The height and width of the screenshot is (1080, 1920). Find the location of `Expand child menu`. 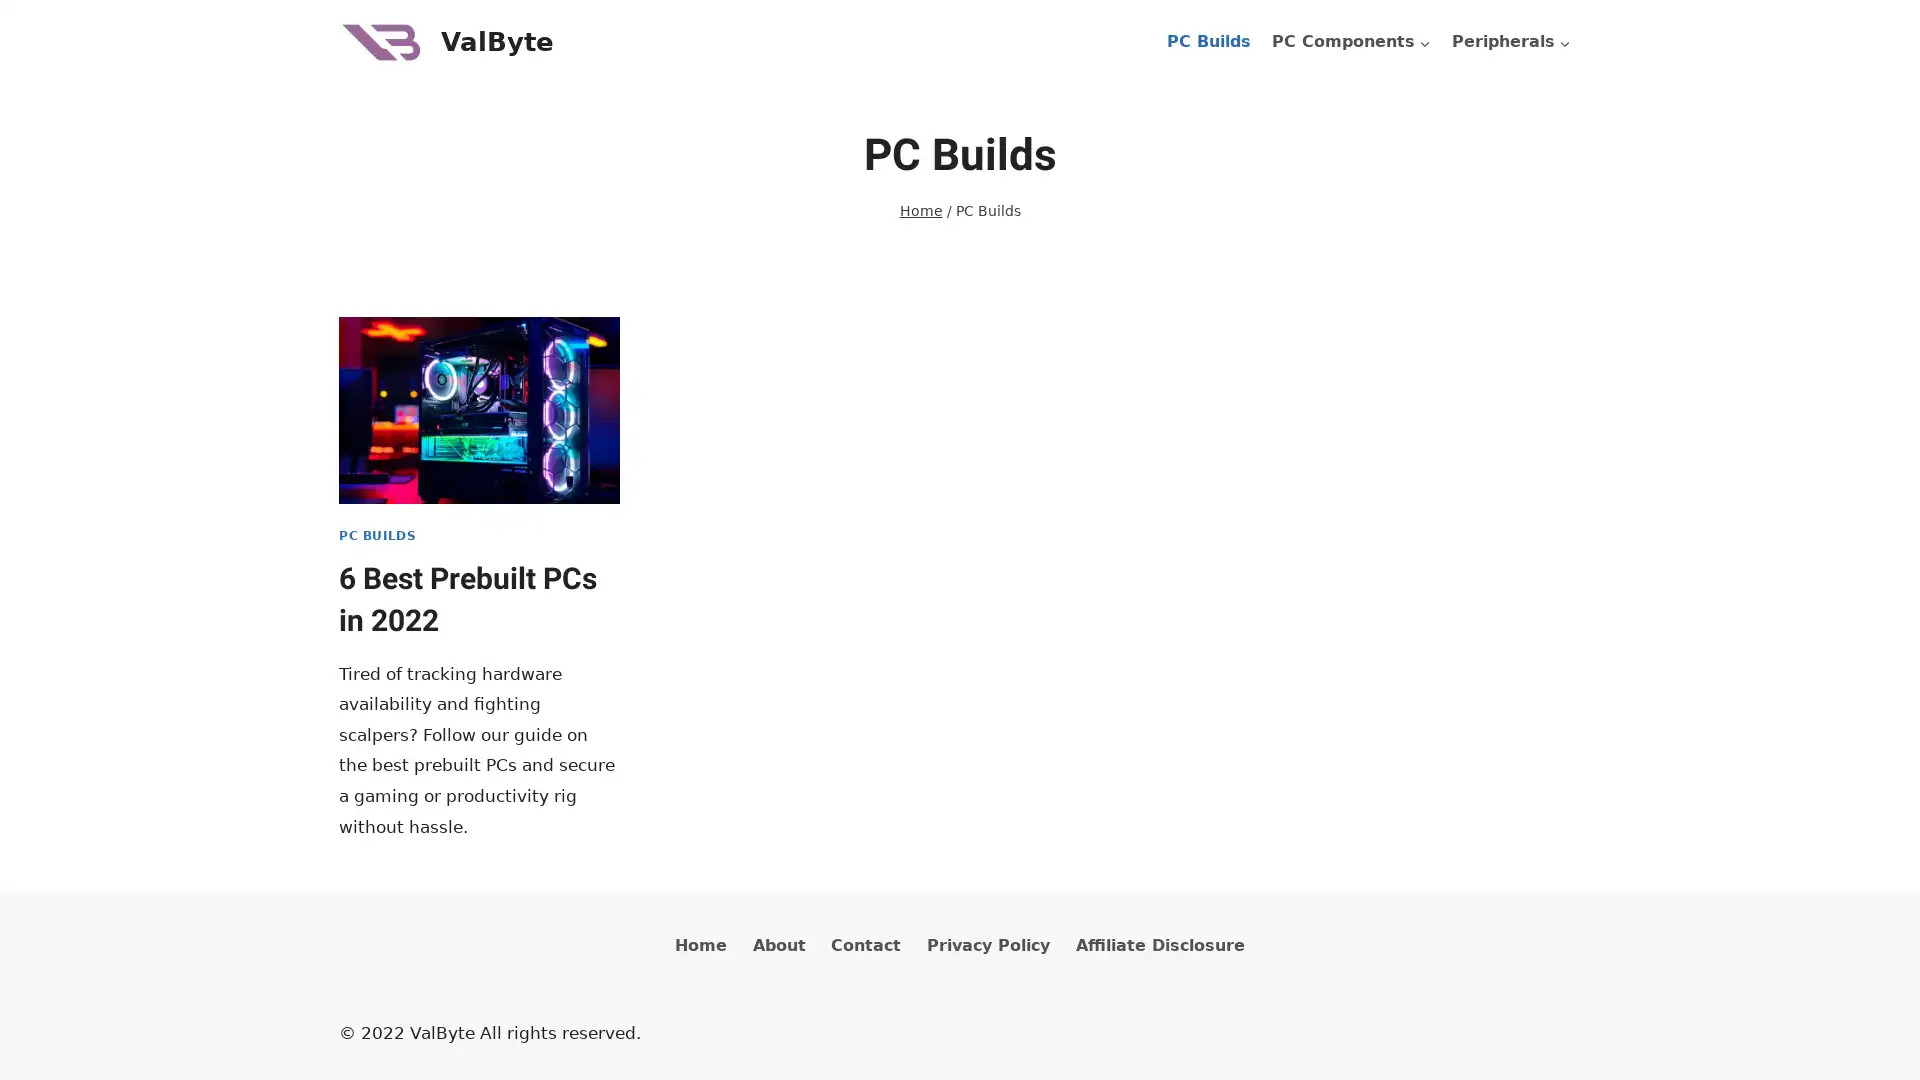

Expand child menu is located at coordinates (1350, 42).